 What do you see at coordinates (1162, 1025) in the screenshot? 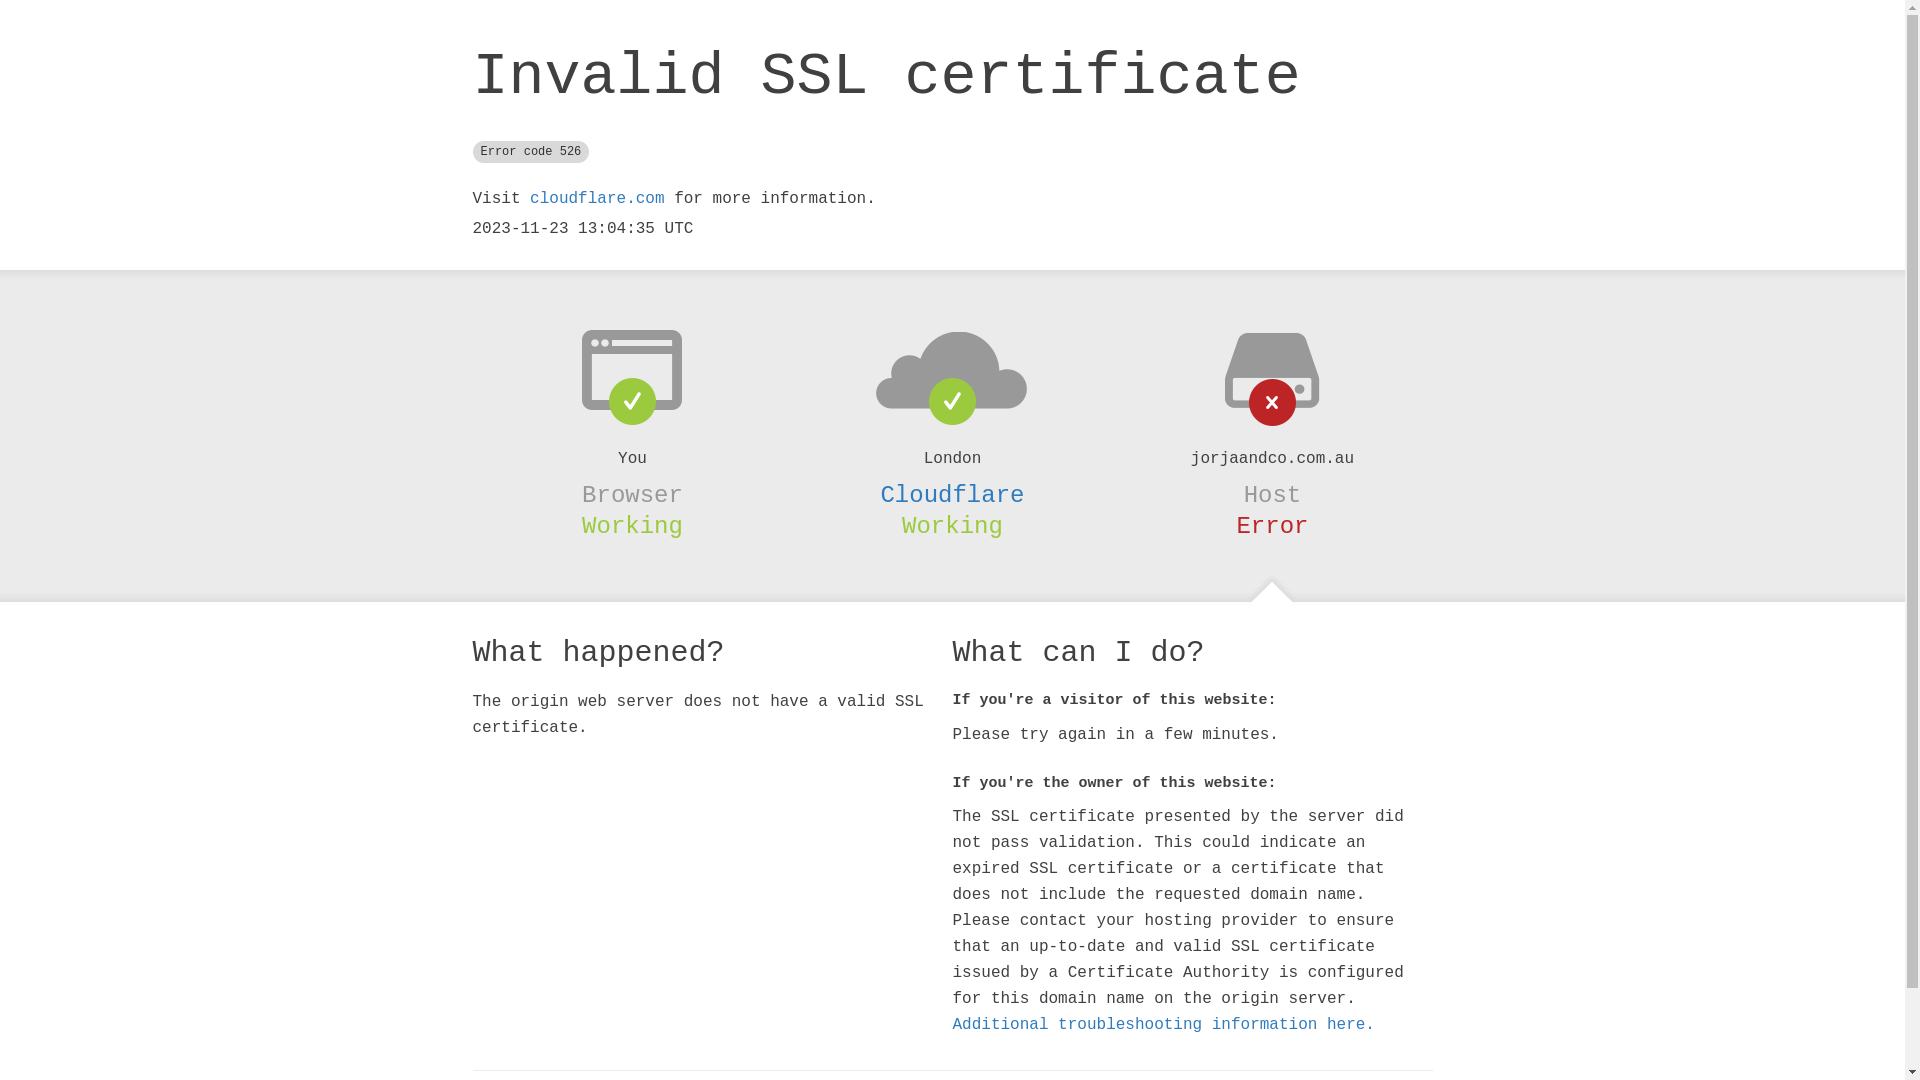
I see `'Additional troubleshooting information here.'` at bounding box center [1162, 1025].